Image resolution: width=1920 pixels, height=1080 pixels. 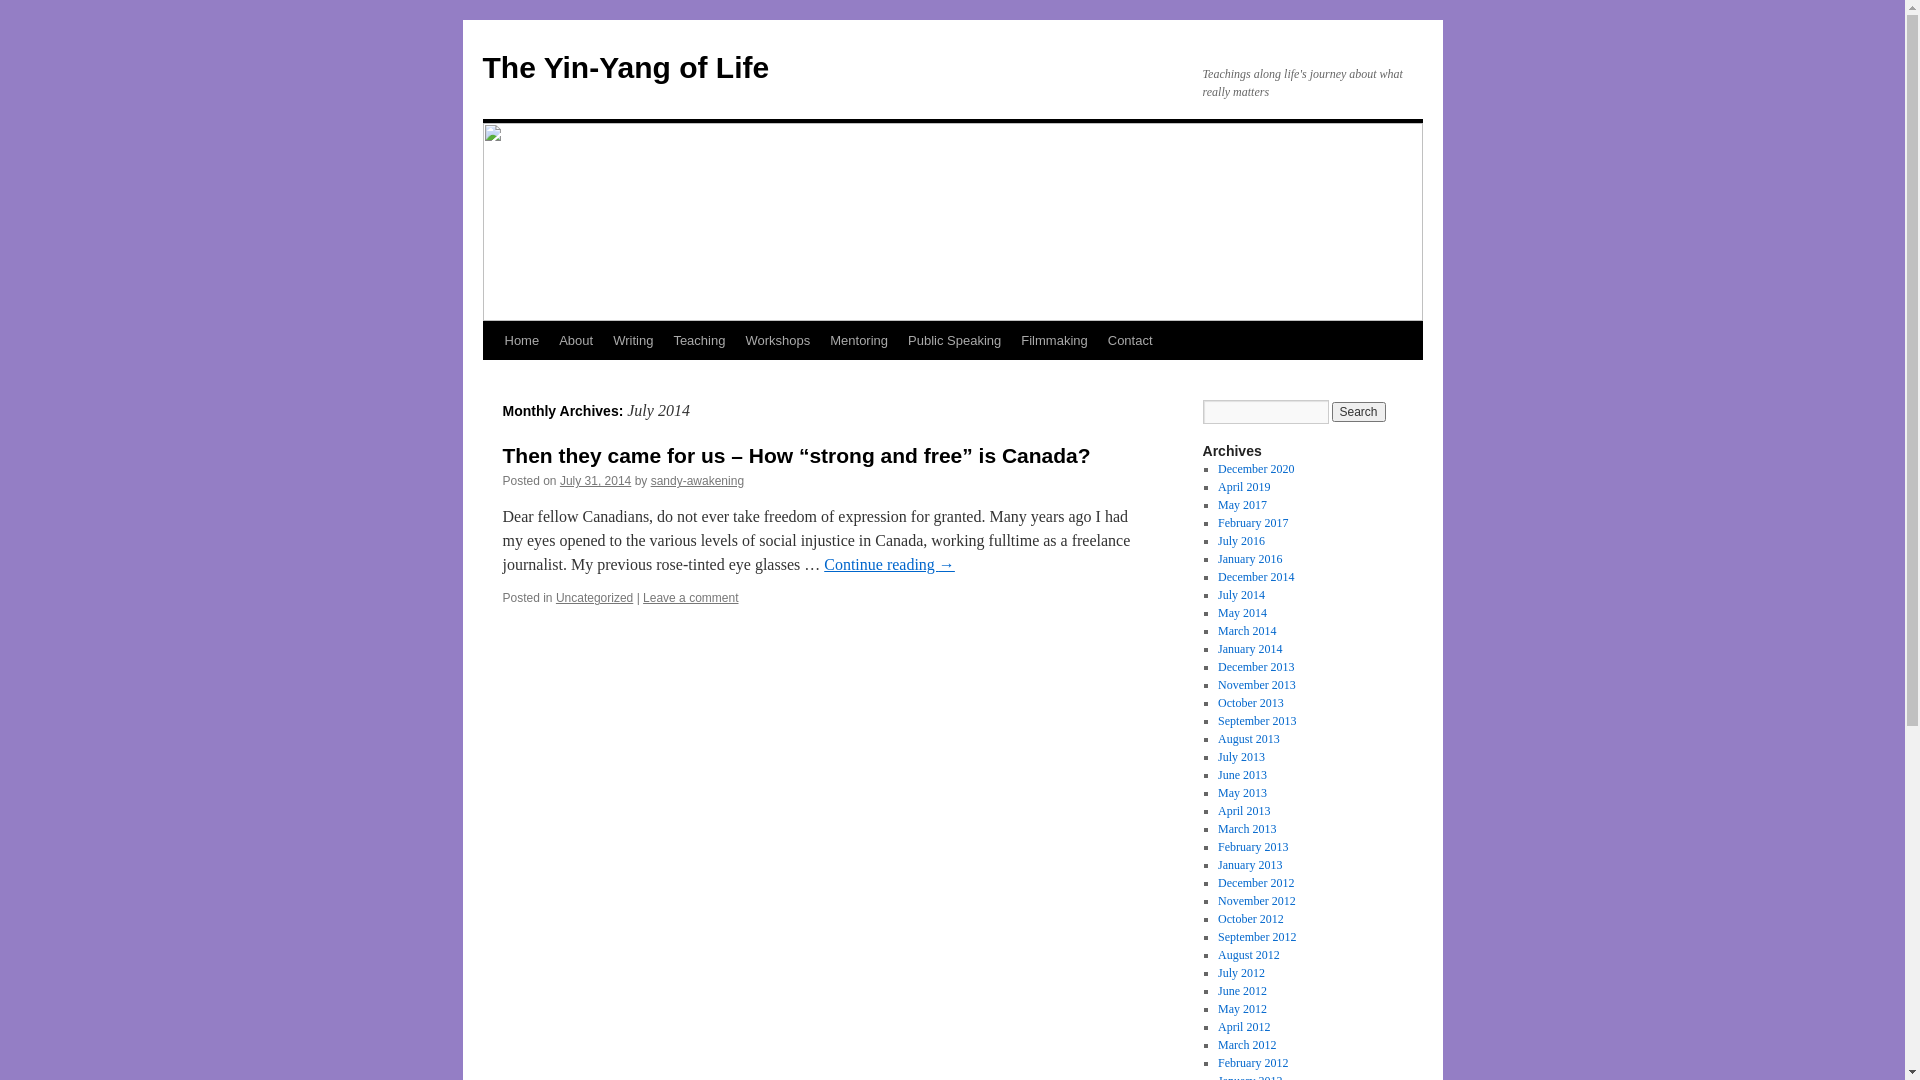 I want to click on 'Filmmaking', so click(x=1053, y=339).